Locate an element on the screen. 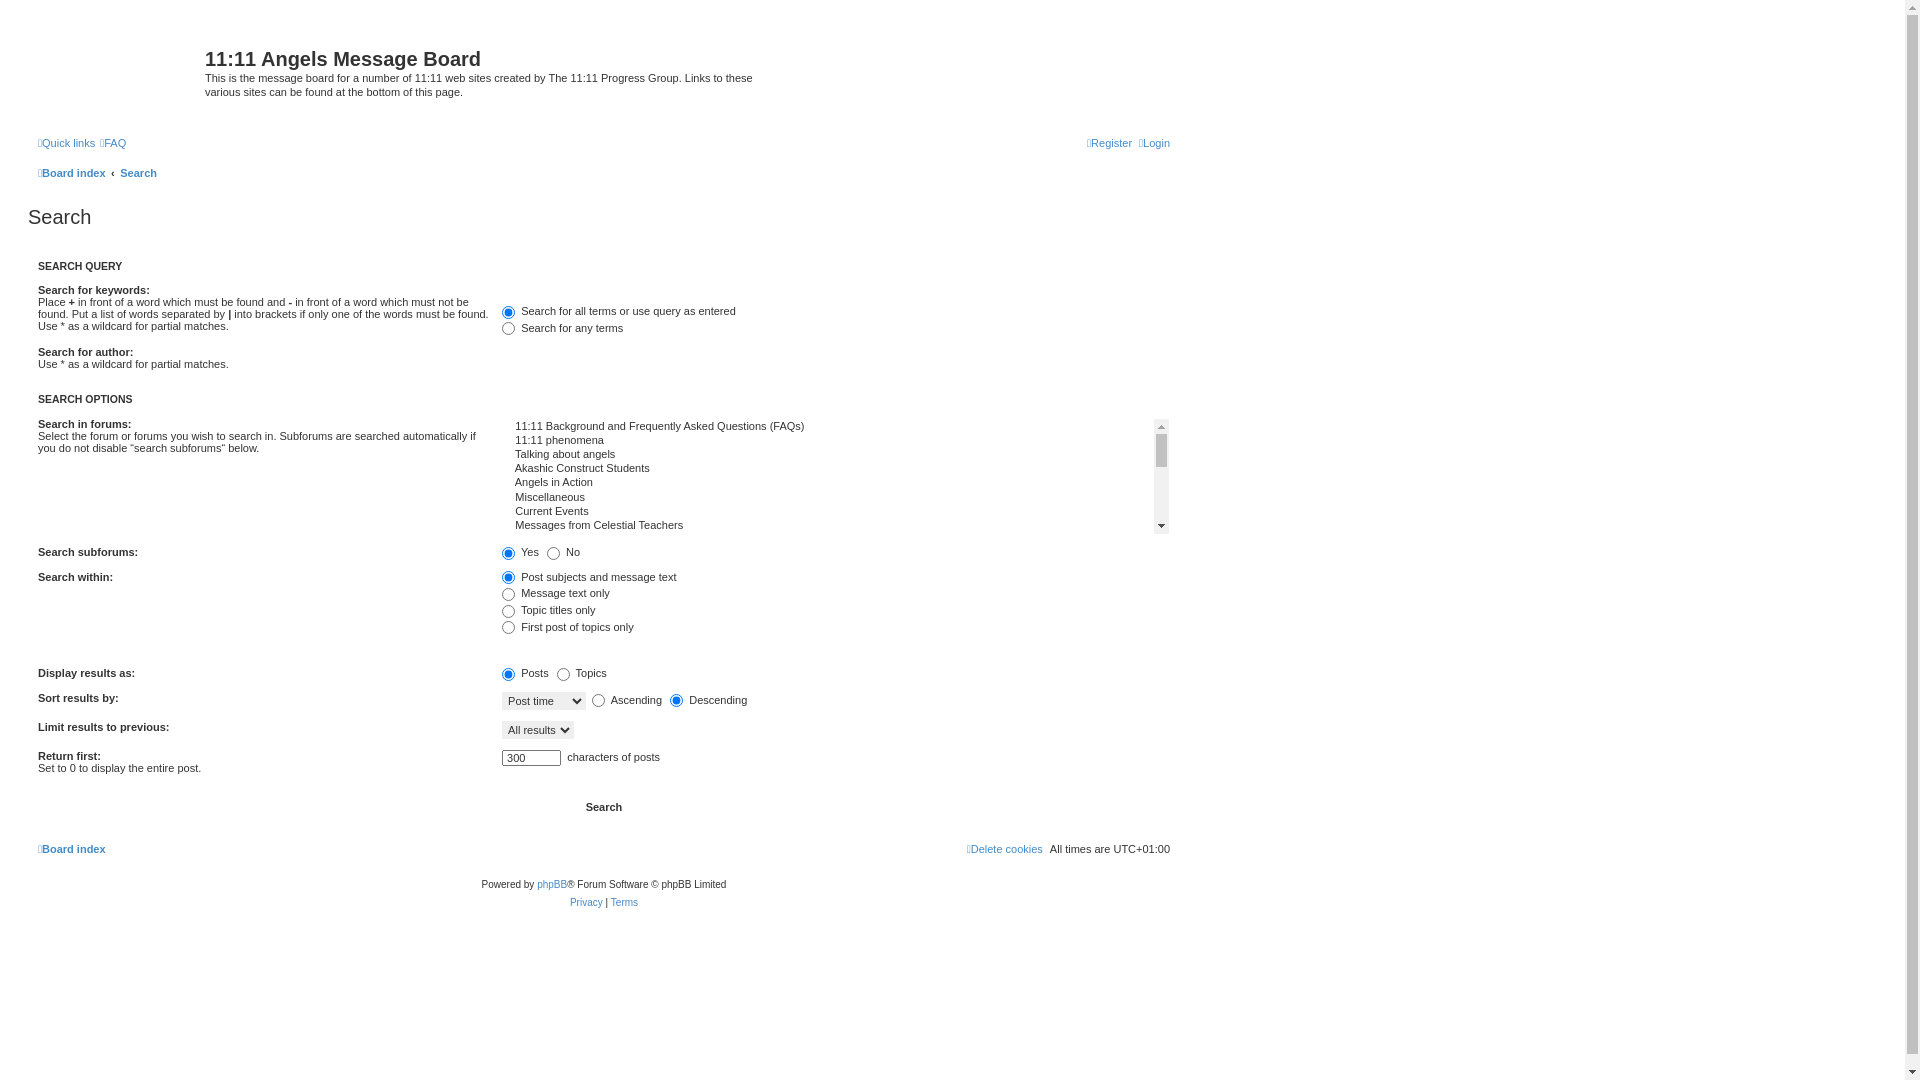 The image size is (1920, 1080). 'phpBB' is located at coordinates (552, 883).